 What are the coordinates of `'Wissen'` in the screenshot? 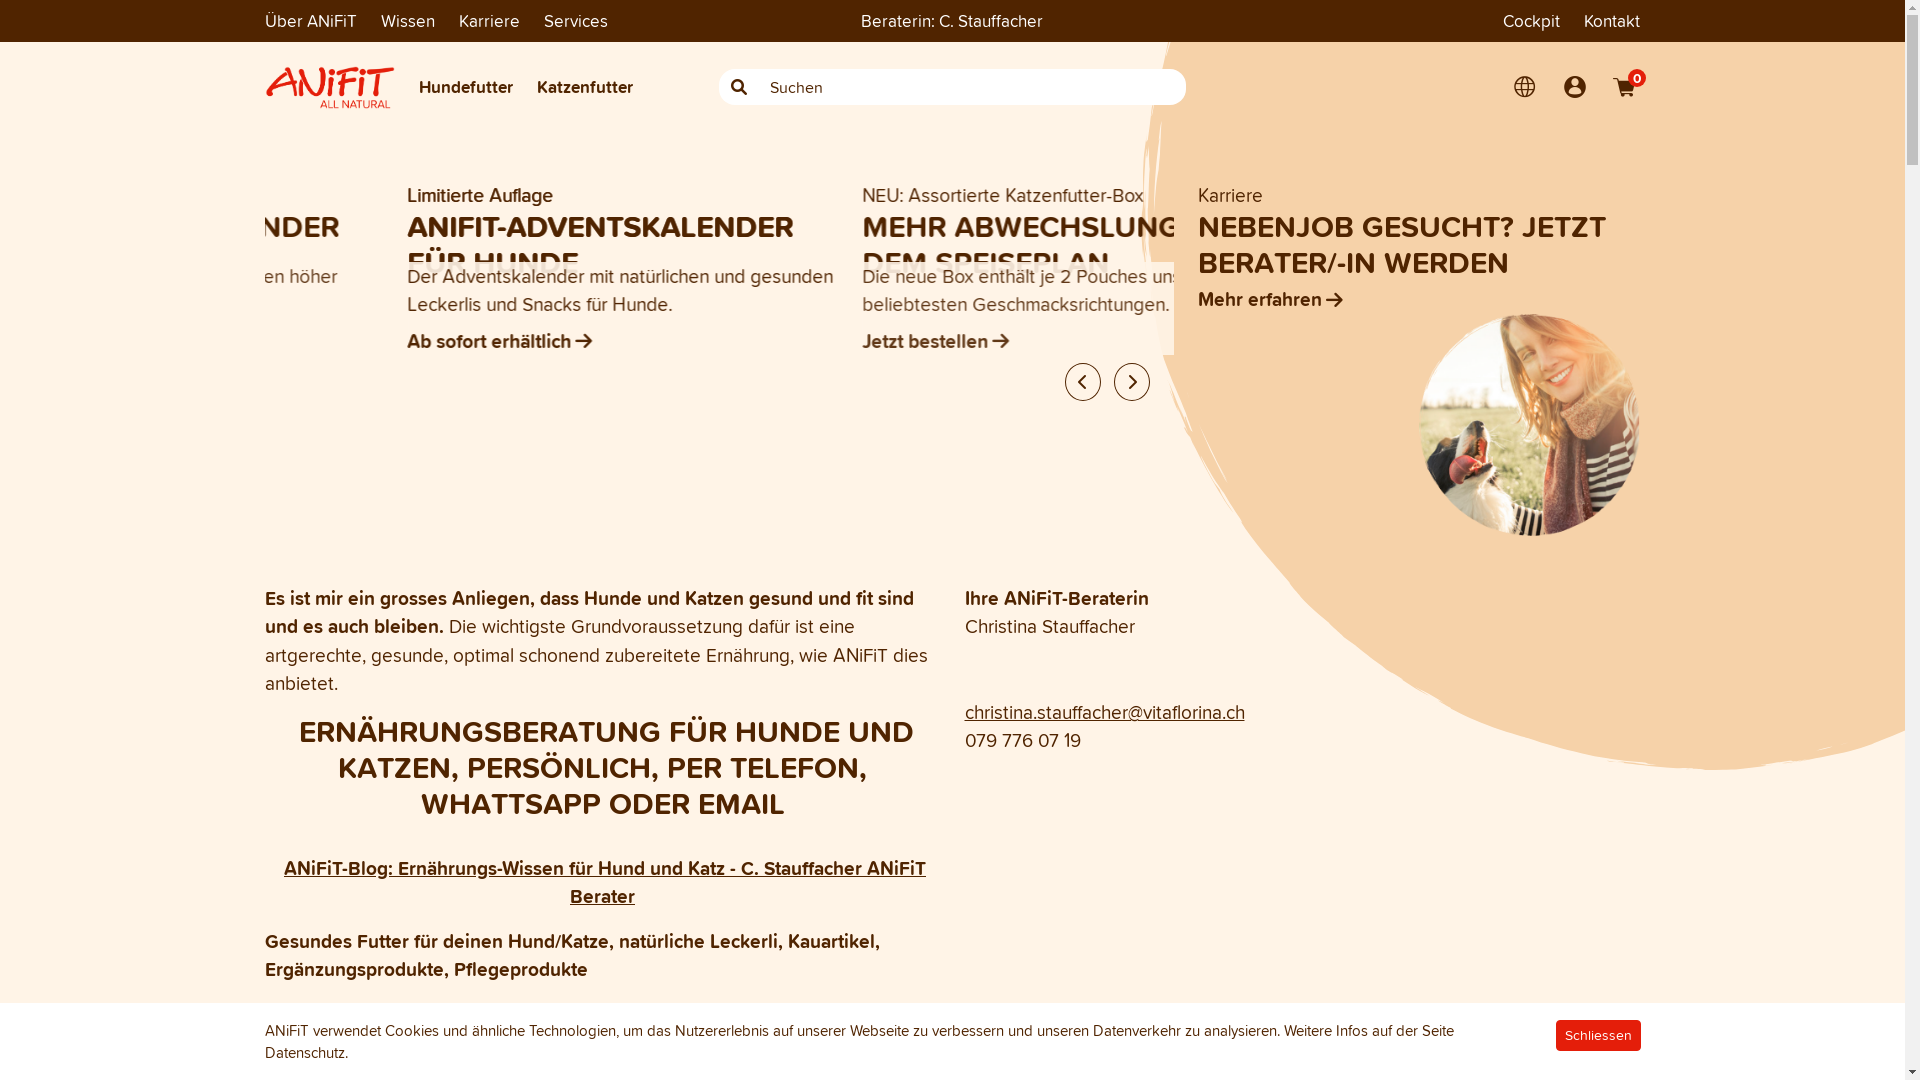 It's located at (406, 20).